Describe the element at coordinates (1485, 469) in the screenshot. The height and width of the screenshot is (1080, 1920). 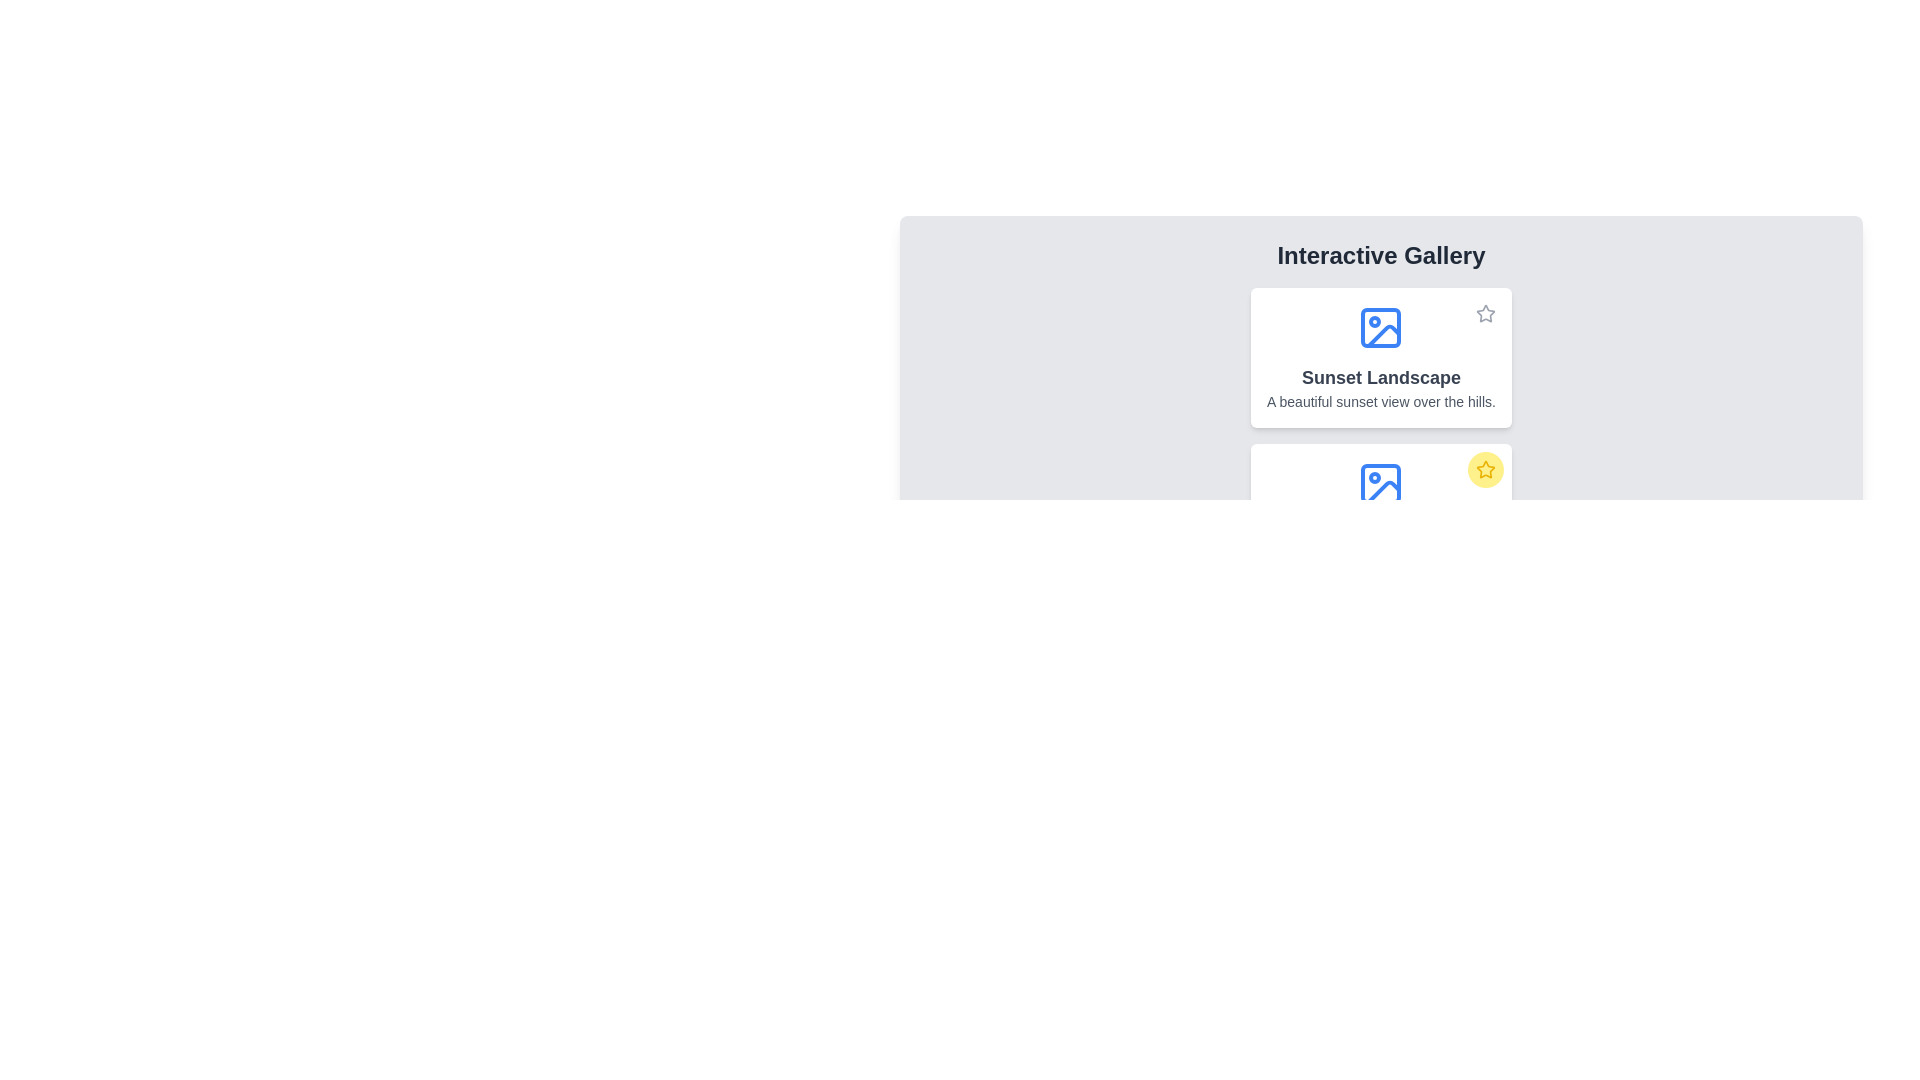
I see `the star-shaped icon with a yellow fill located at the top-right corner of the 'Sunset Landscape' card` at that location.